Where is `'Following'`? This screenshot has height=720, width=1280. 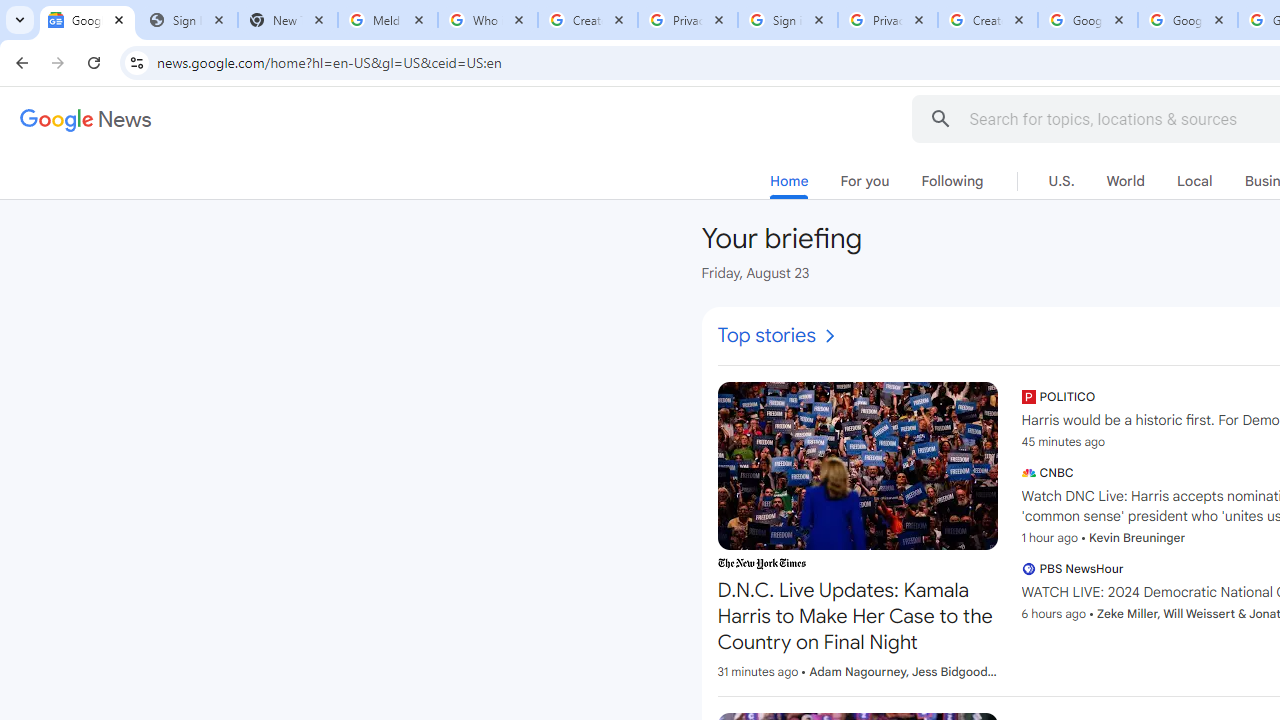 'Following' is located at coordinates (951, 181).